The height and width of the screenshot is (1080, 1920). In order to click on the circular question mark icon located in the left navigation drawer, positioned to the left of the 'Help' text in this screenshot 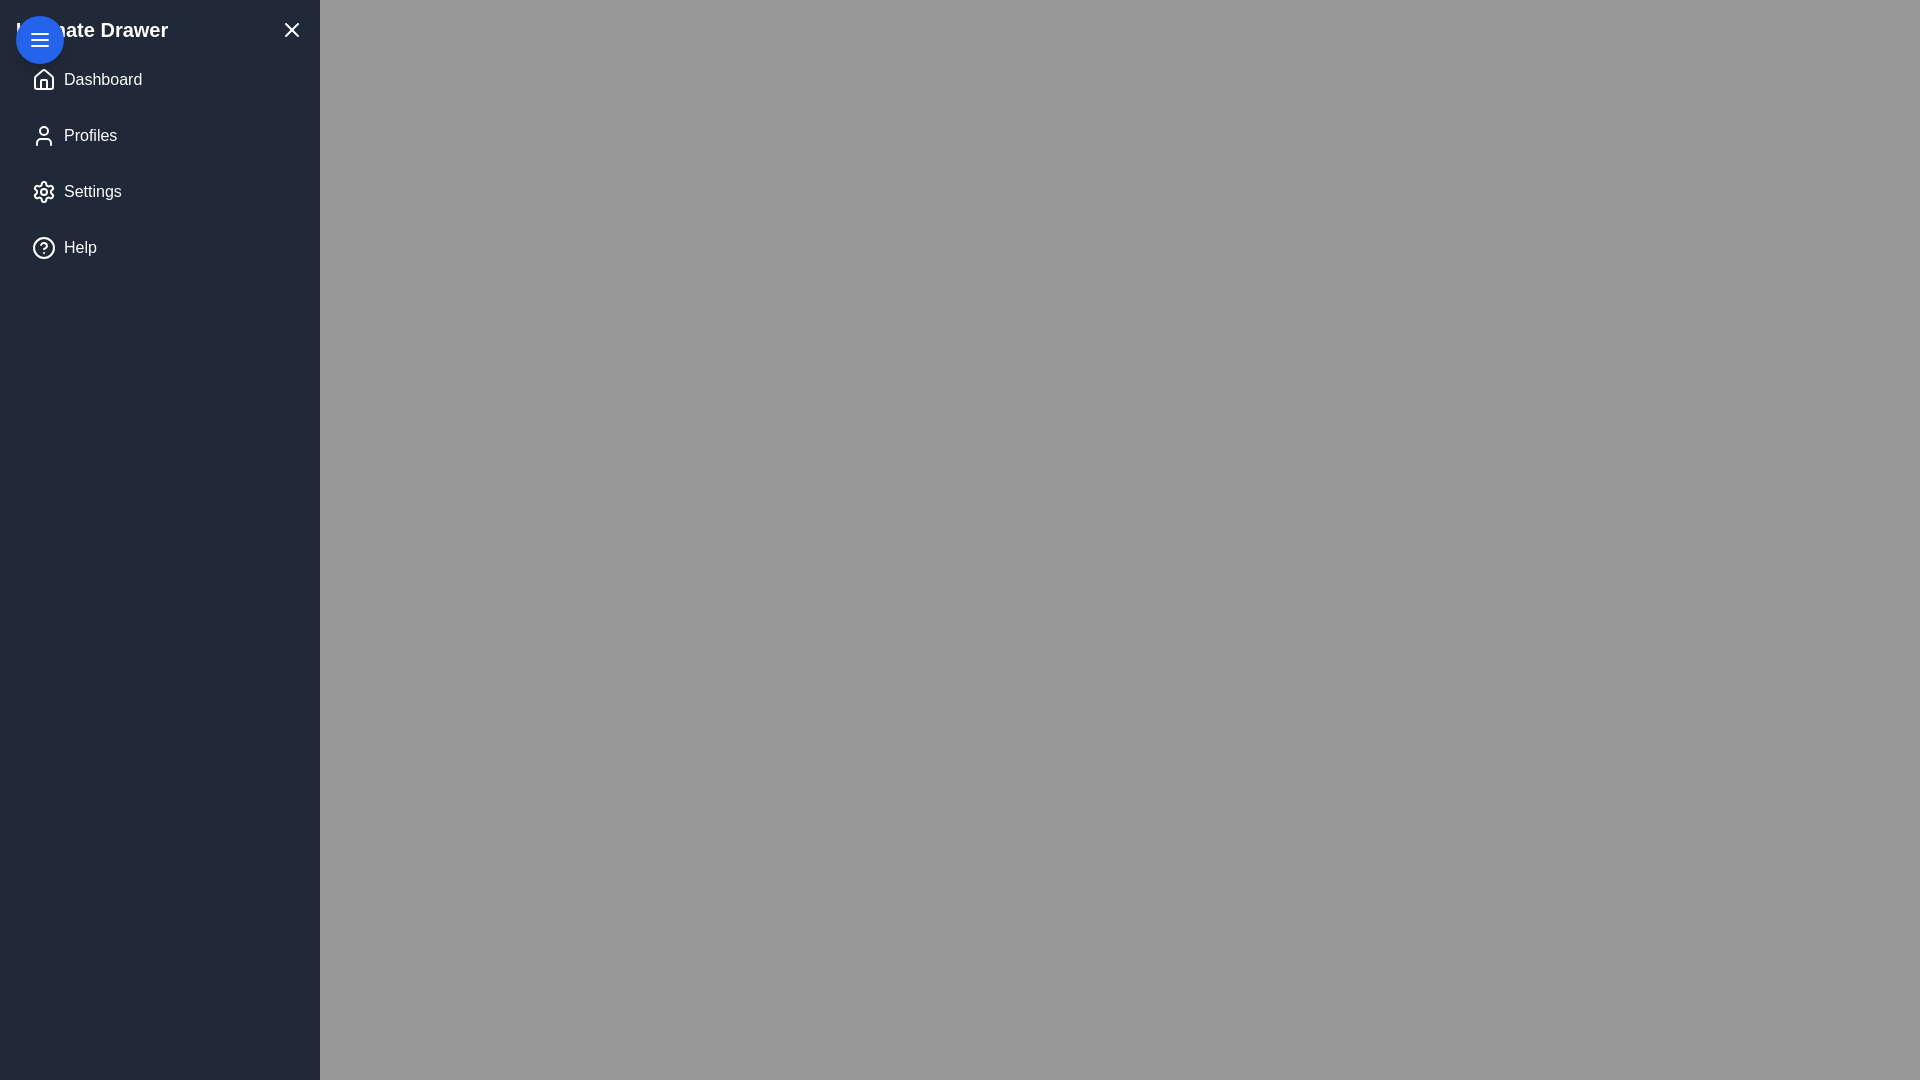, I will do `click(43, 246)`.